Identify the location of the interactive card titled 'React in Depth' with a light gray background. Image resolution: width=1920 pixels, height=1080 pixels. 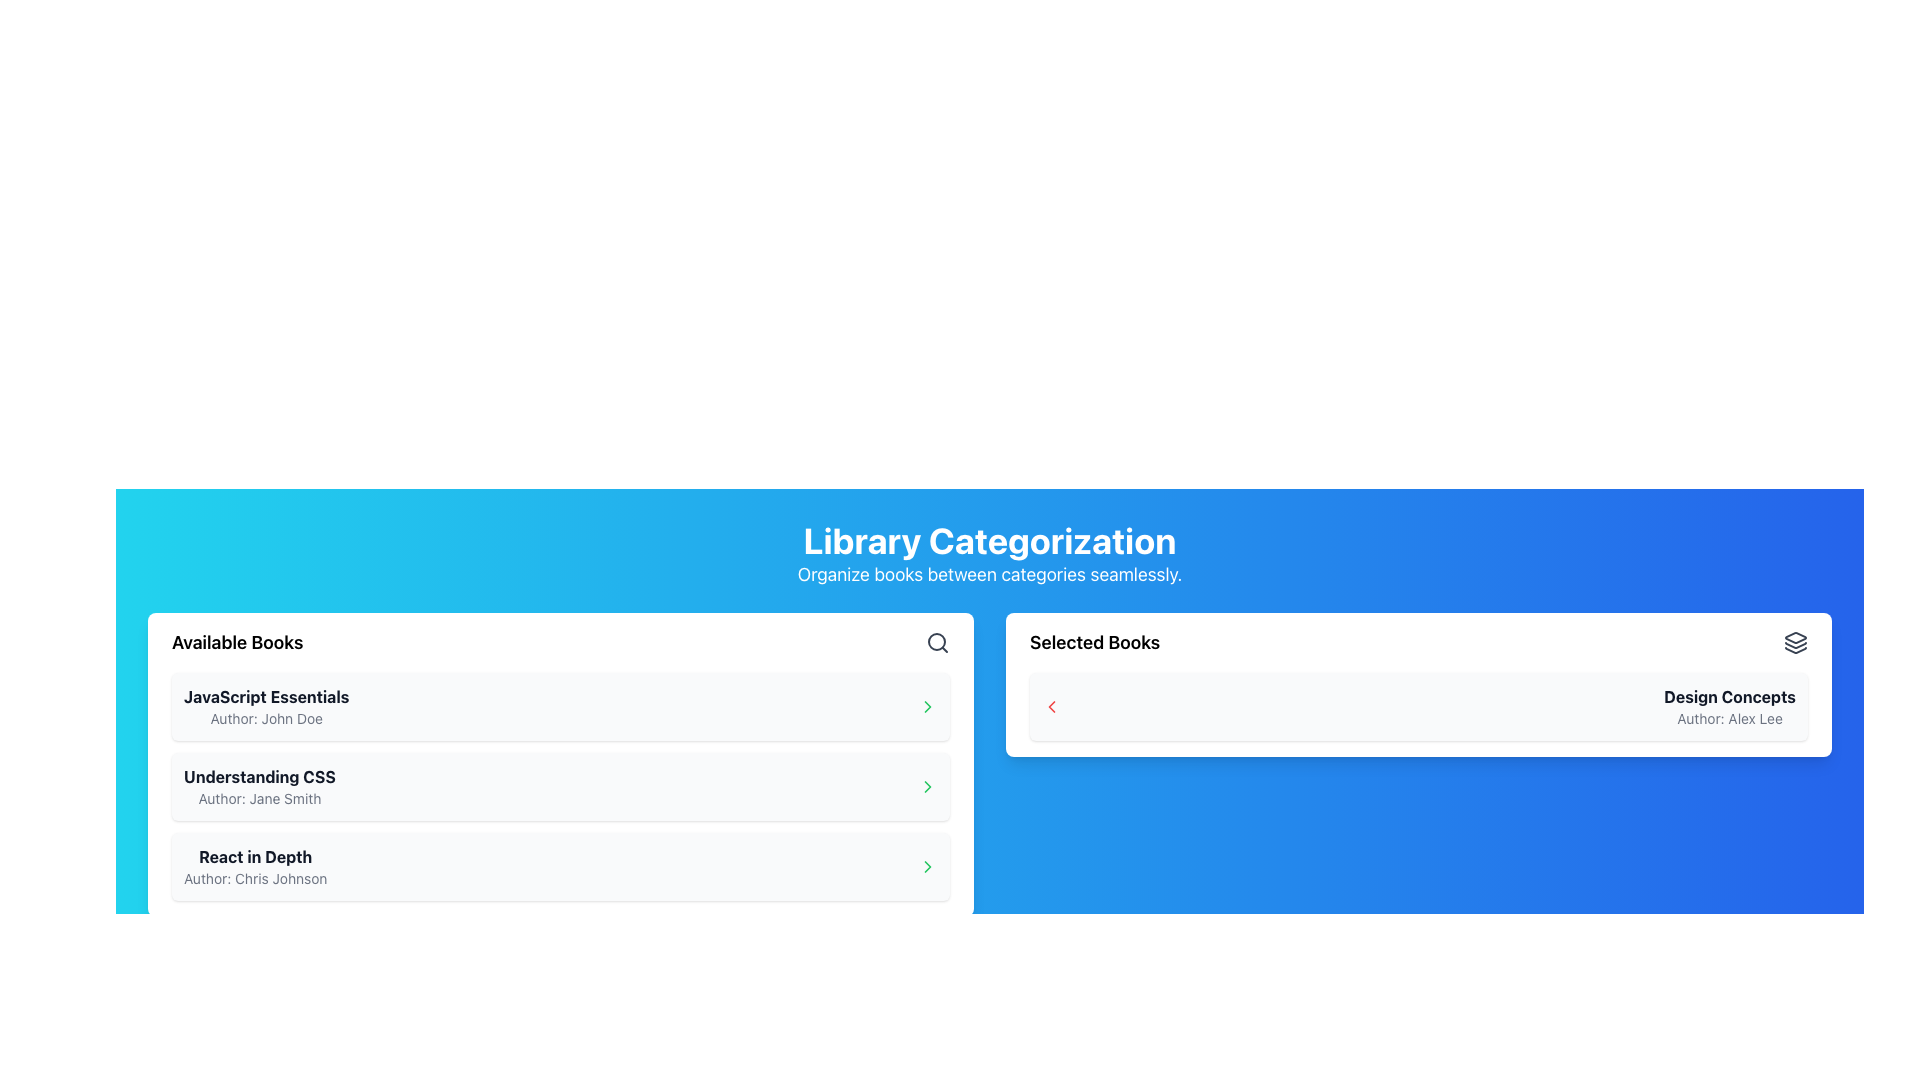
(560, 866).